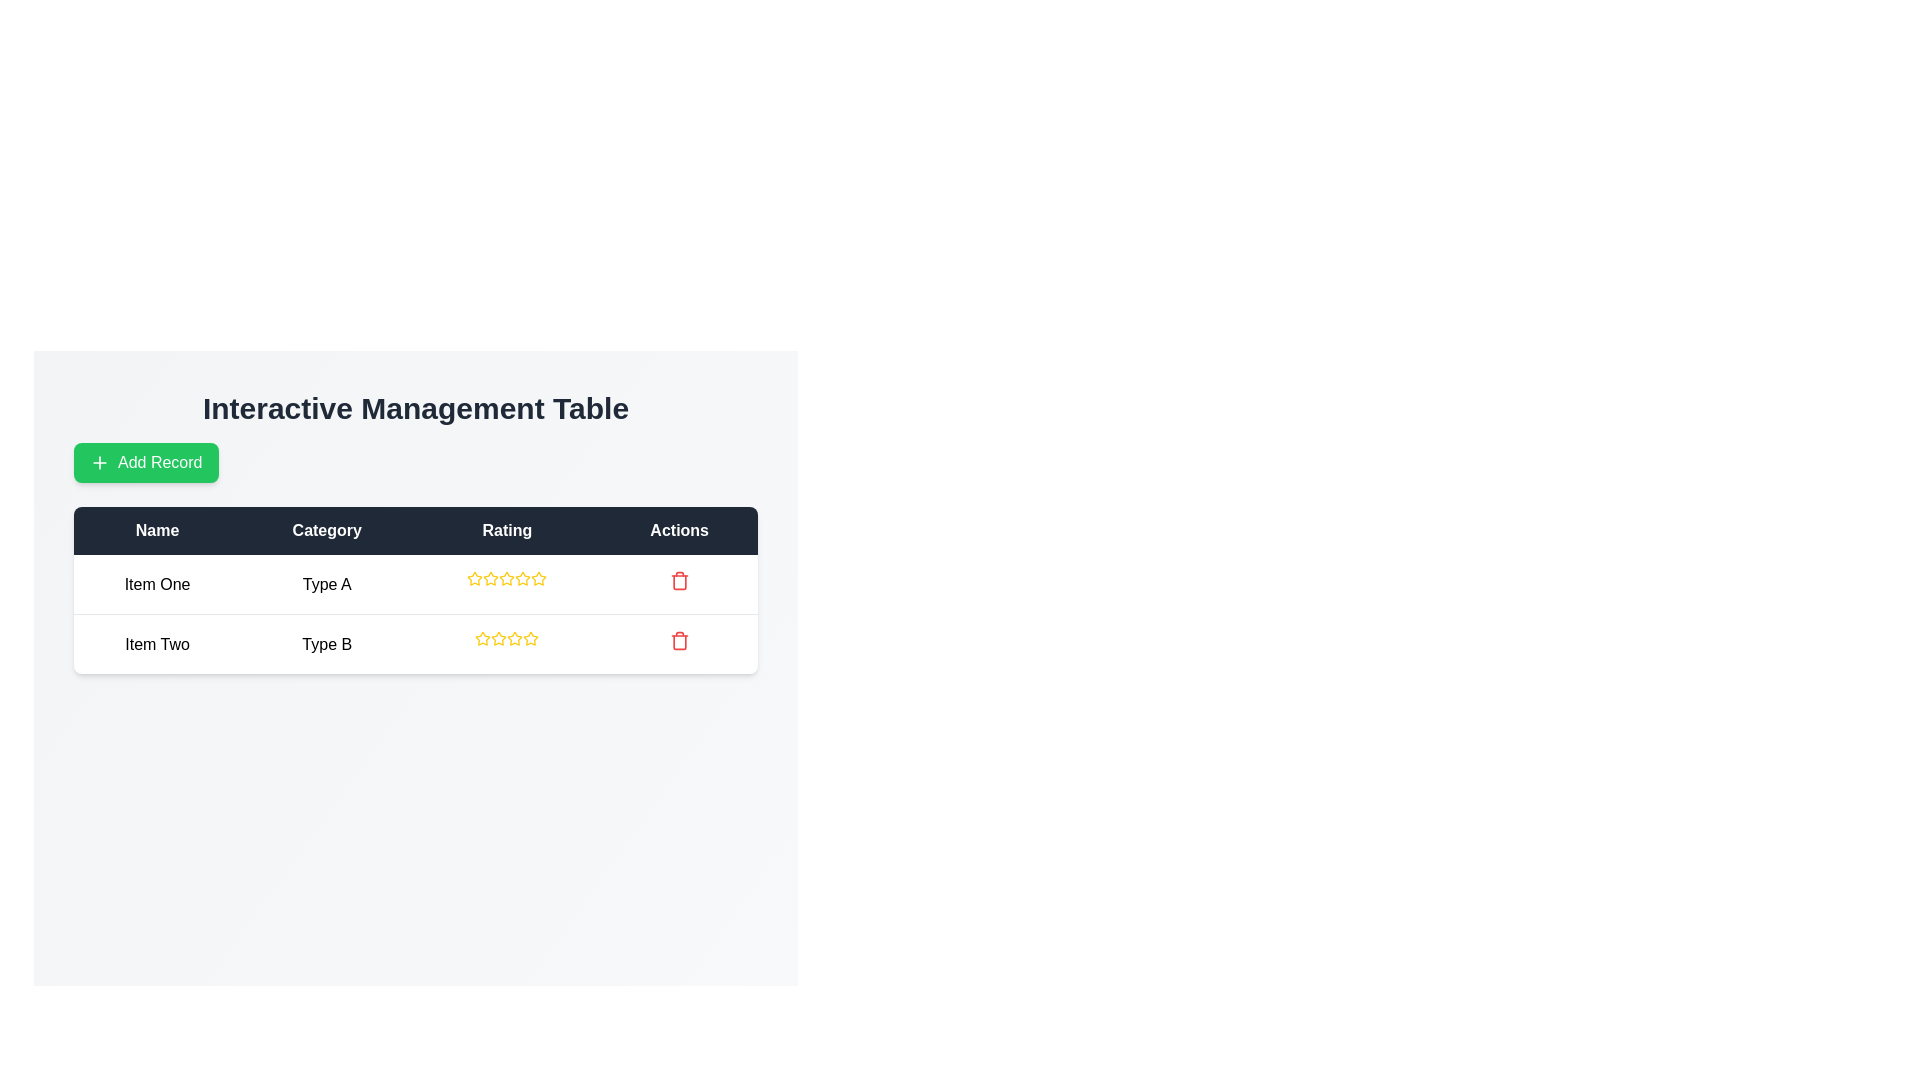 This screenshot has height=1080, width=1920. What do you see at coordinates (491, 578) in the screenshot?
I see `the displayed state of the yellow star icon with a thin outline, which is the third star in a row dedicated to 'Item One' under the 'Rating' column` at bounding box center [491, 578].